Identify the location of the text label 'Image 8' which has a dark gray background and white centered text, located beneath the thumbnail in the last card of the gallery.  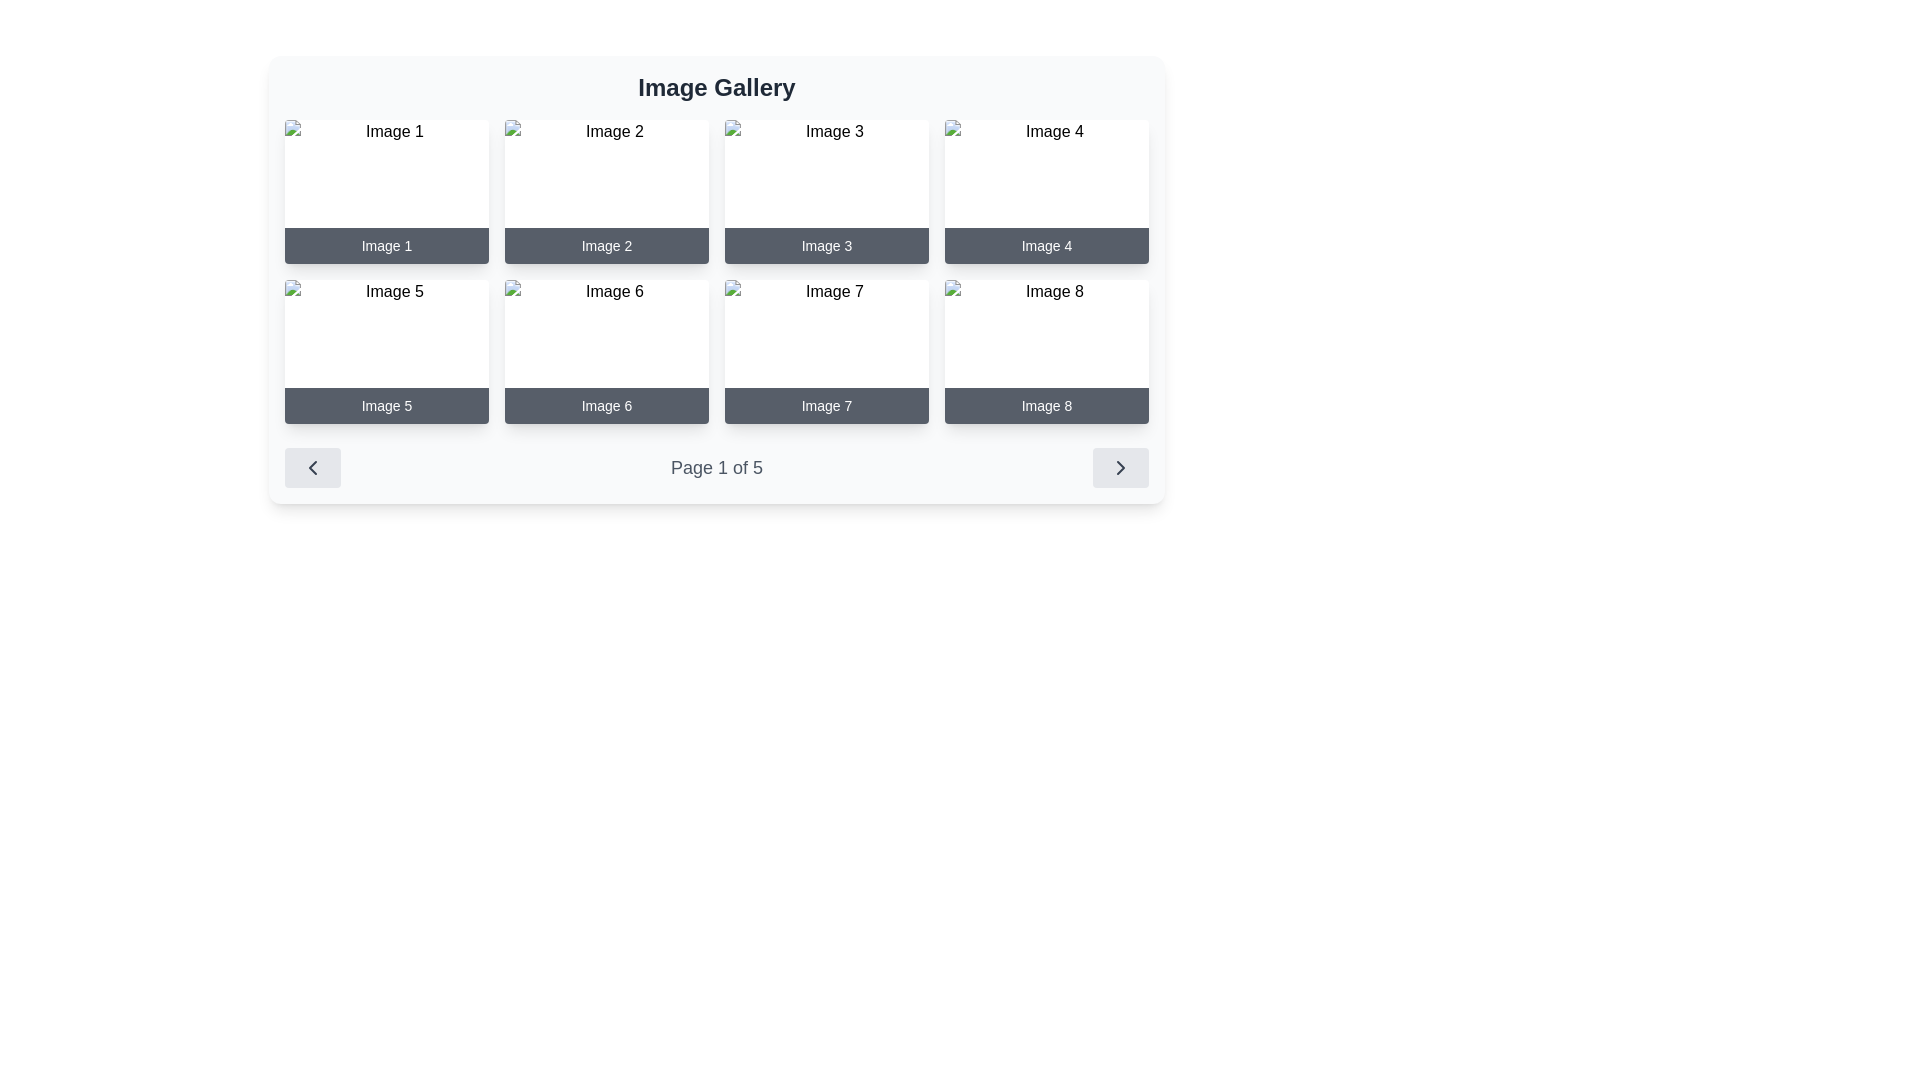
(1045, 405).